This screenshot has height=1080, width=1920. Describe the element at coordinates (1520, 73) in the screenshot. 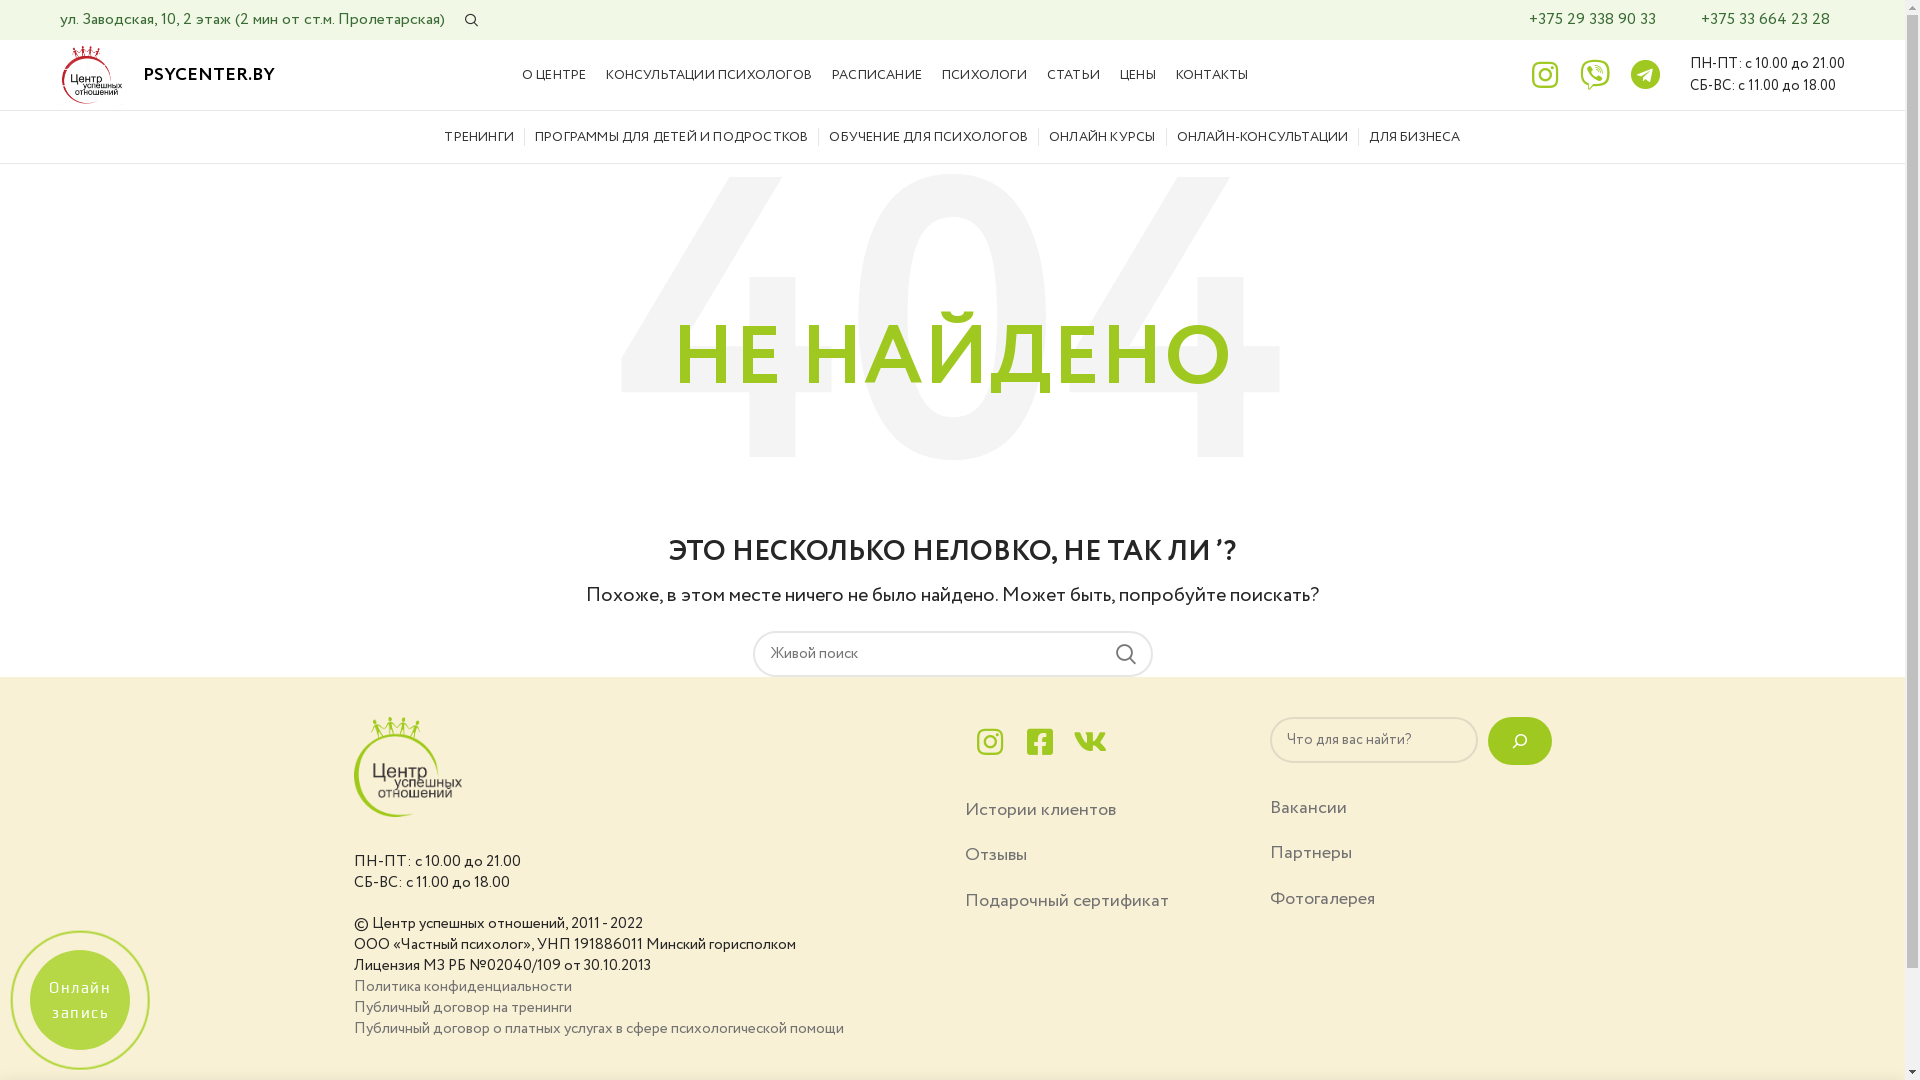

I see `'instagram'` at that location.